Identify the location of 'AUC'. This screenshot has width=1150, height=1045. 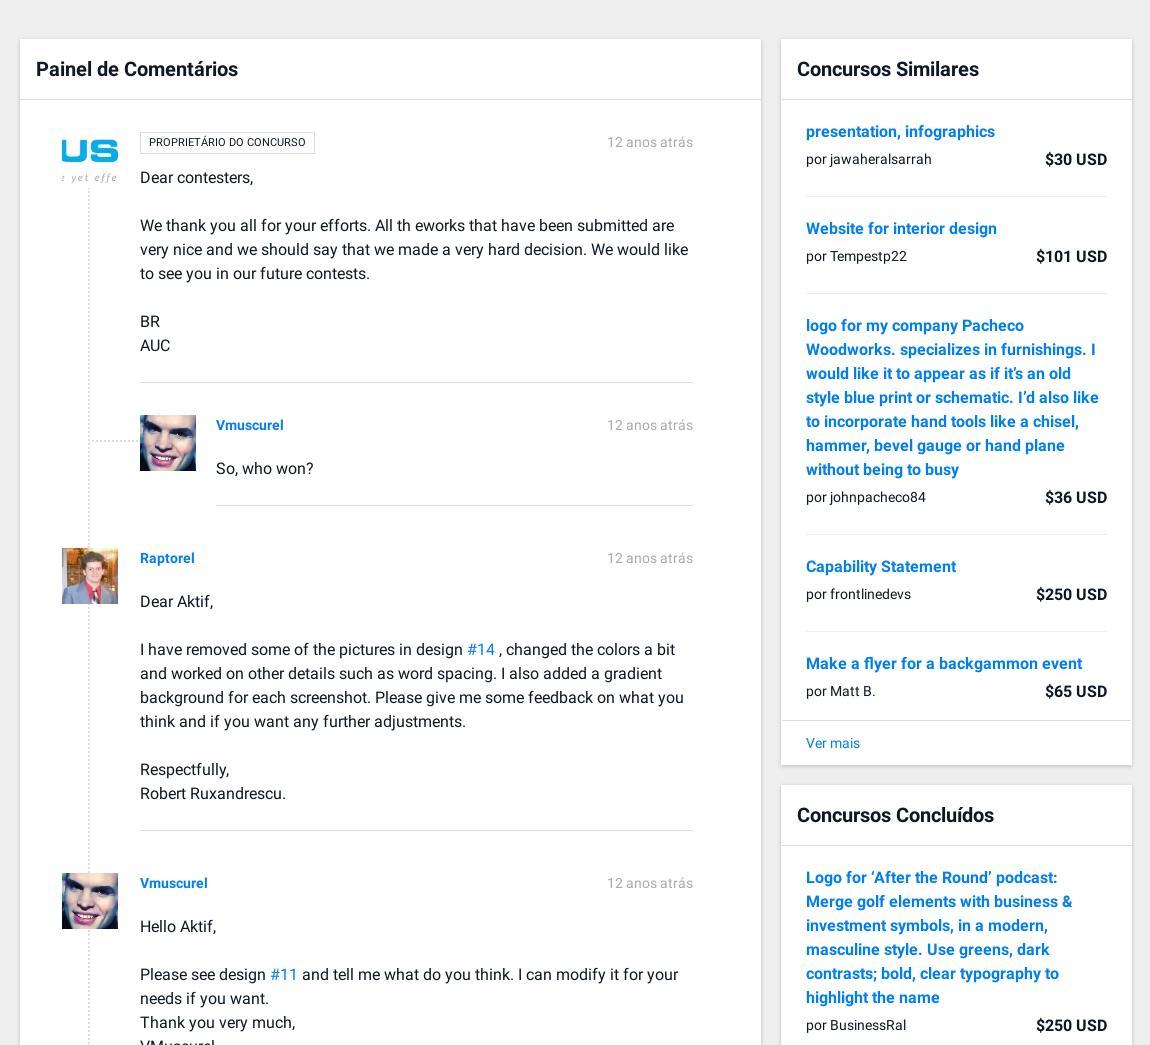
(154, 344).